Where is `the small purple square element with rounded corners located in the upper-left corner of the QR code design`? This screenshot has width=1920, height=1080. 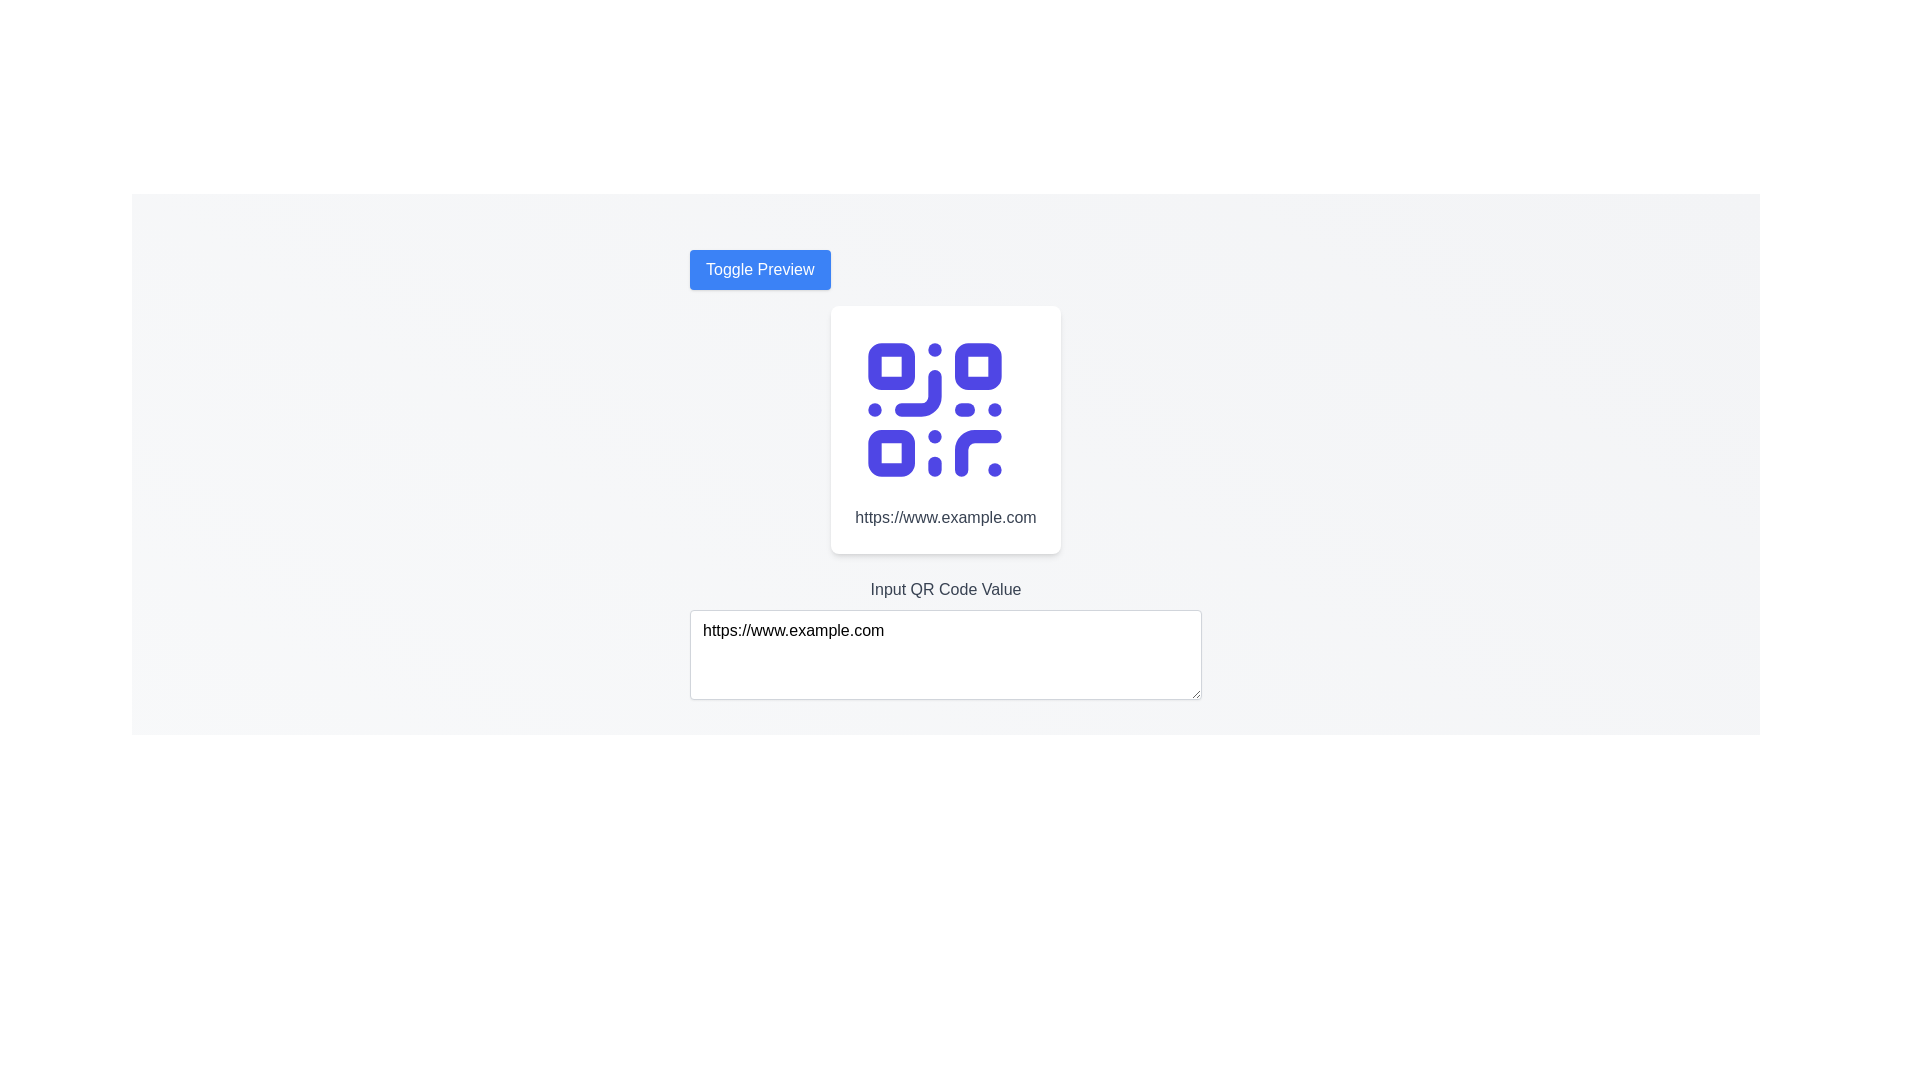
the small purple square element with rounded corners located in the upper-left corner of the QR code design is located at coordinates (891, 366).